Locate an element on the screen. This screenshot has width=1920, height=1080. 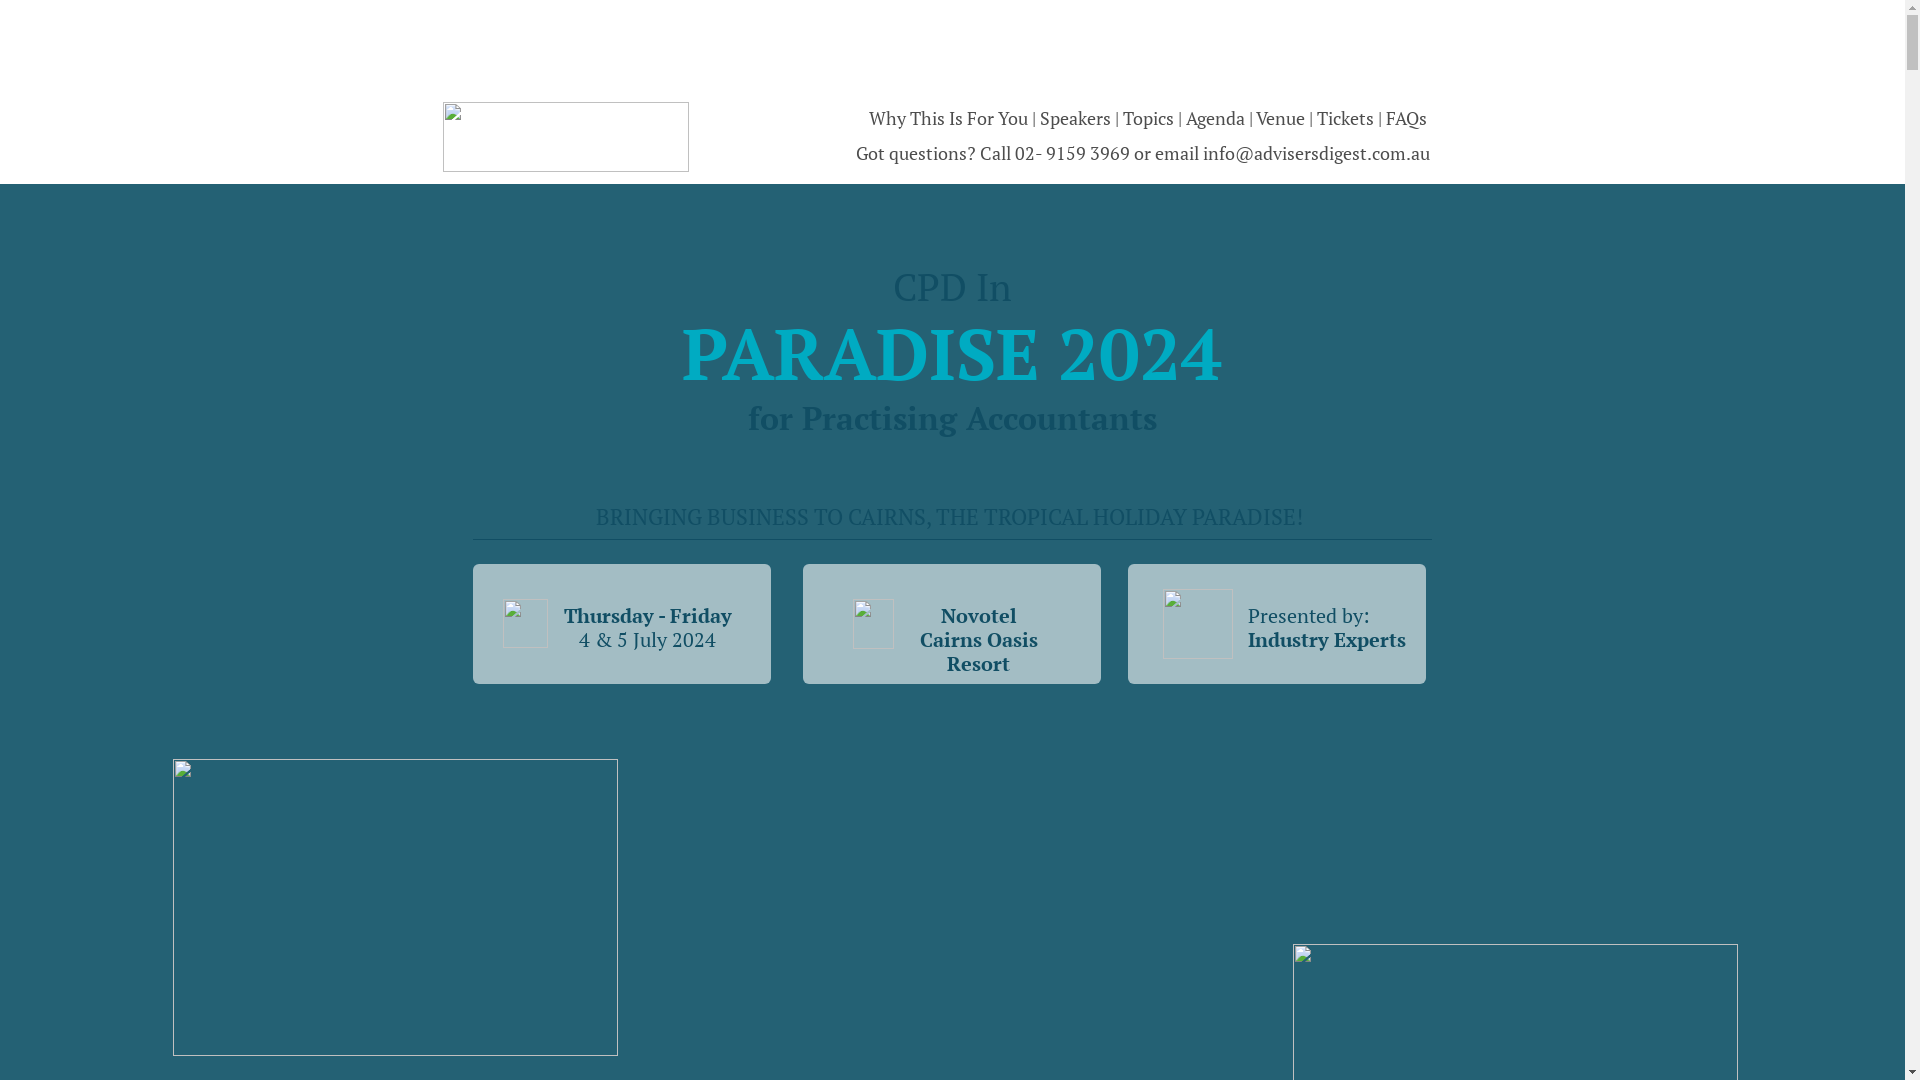
'Why This Is For You' is located at coordinates (946, 118).